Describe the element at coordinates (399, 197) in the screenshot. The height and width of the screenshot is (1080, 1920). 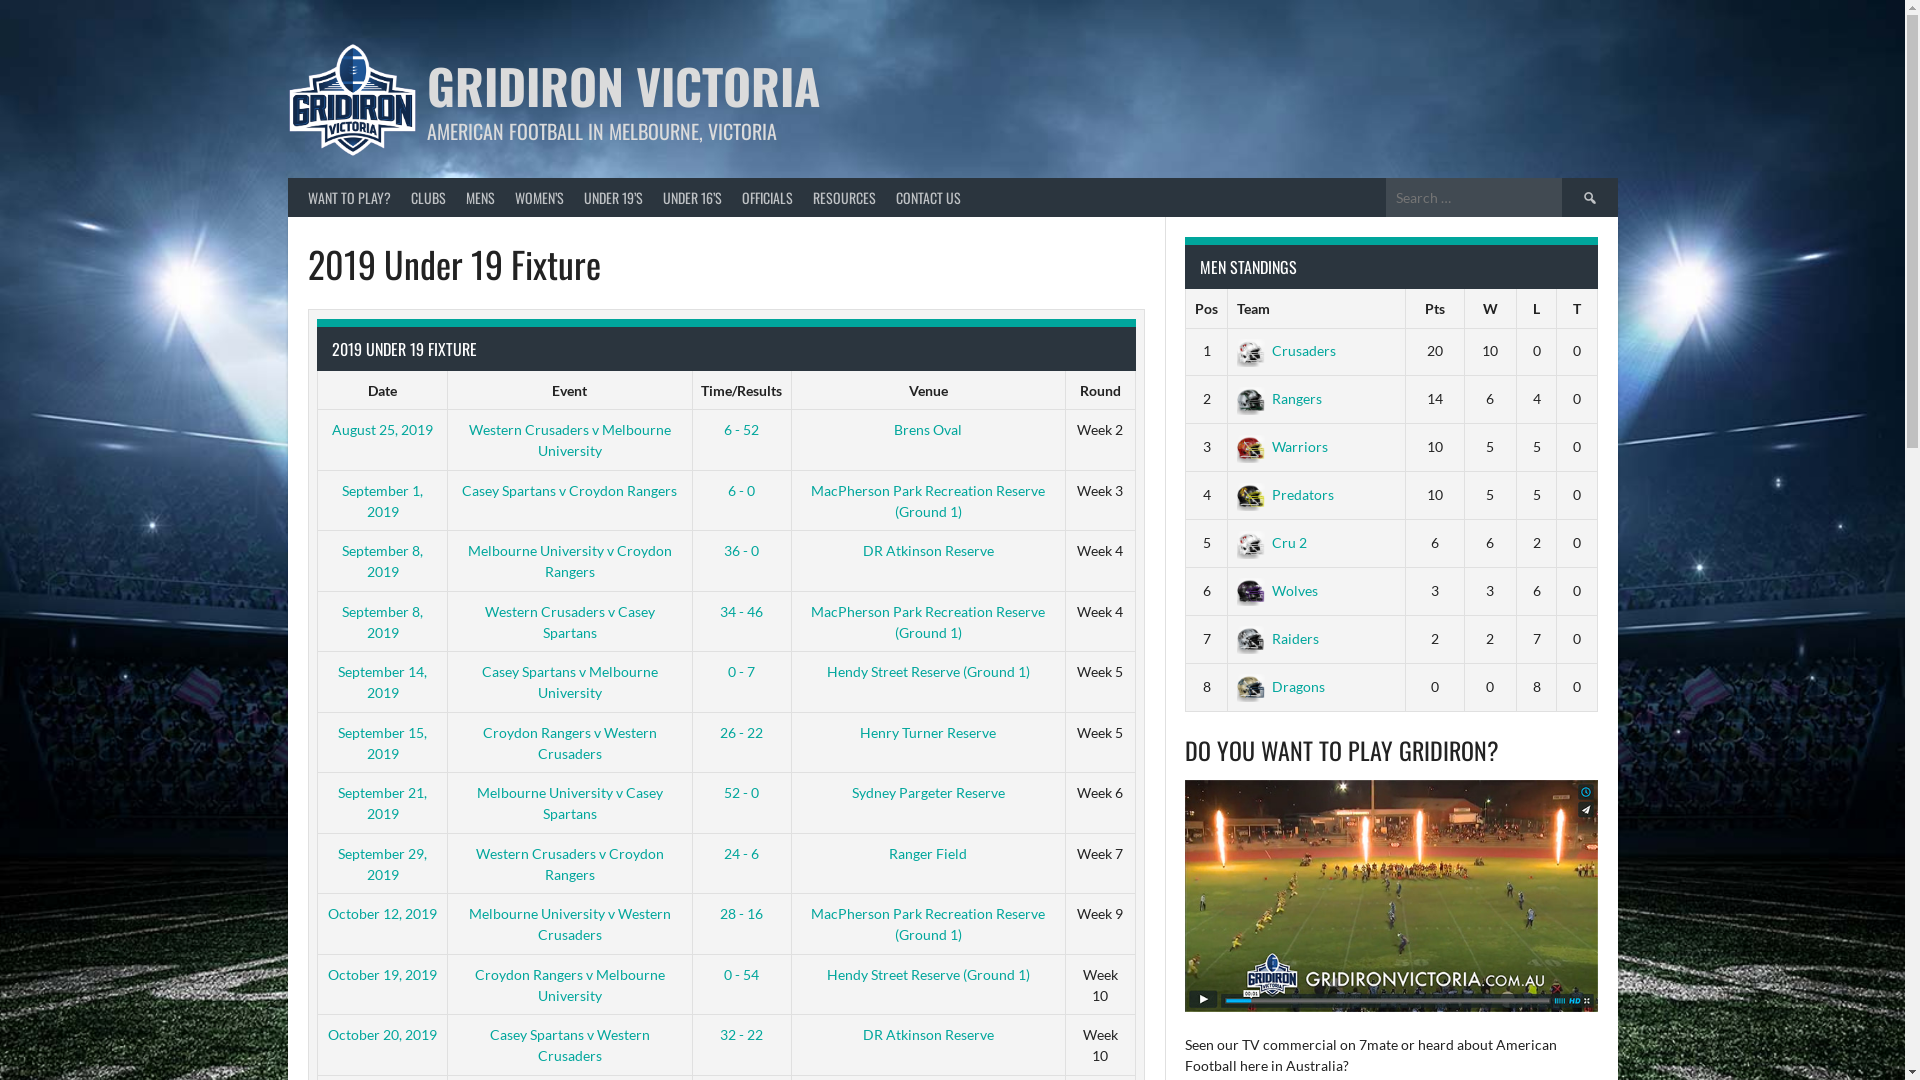
I see `'CLUBS'` at that location.